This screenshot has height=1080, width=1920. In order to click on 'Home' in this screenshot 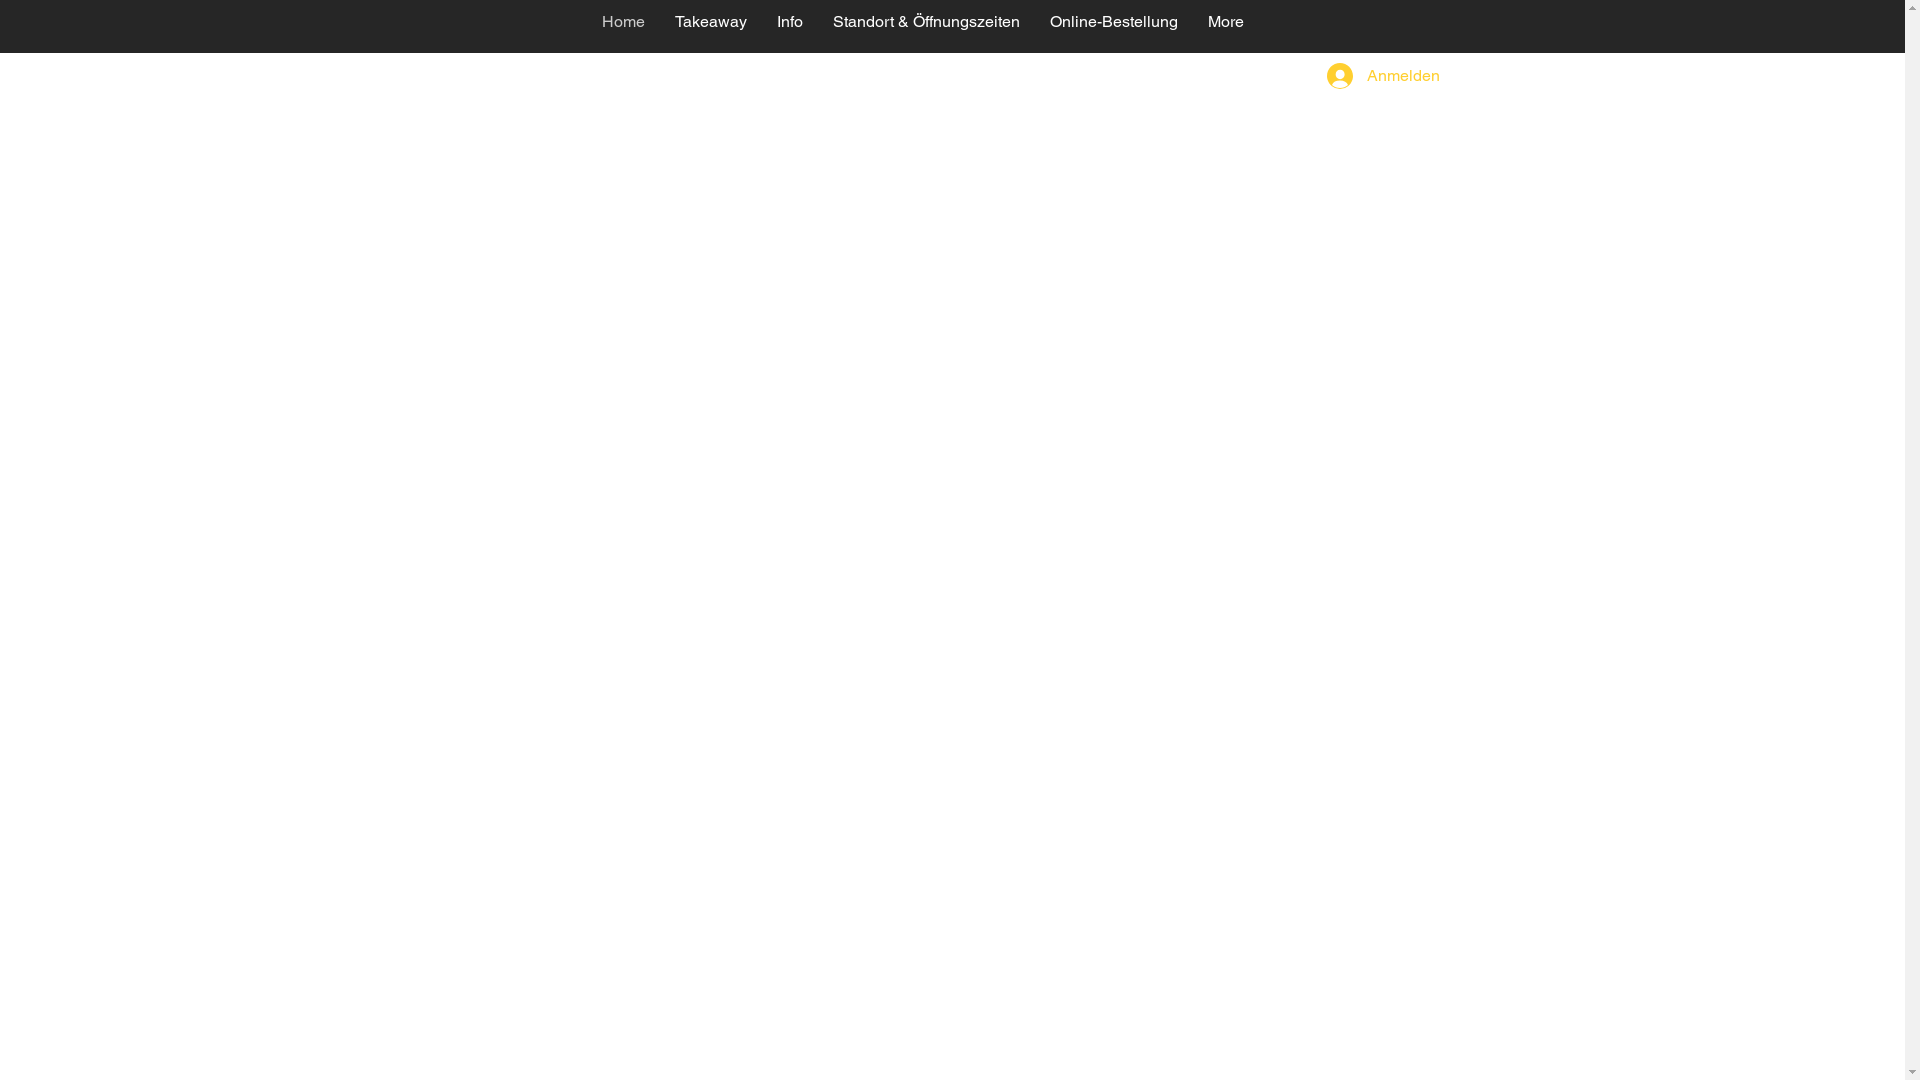, I will do `click(621, 25)`.